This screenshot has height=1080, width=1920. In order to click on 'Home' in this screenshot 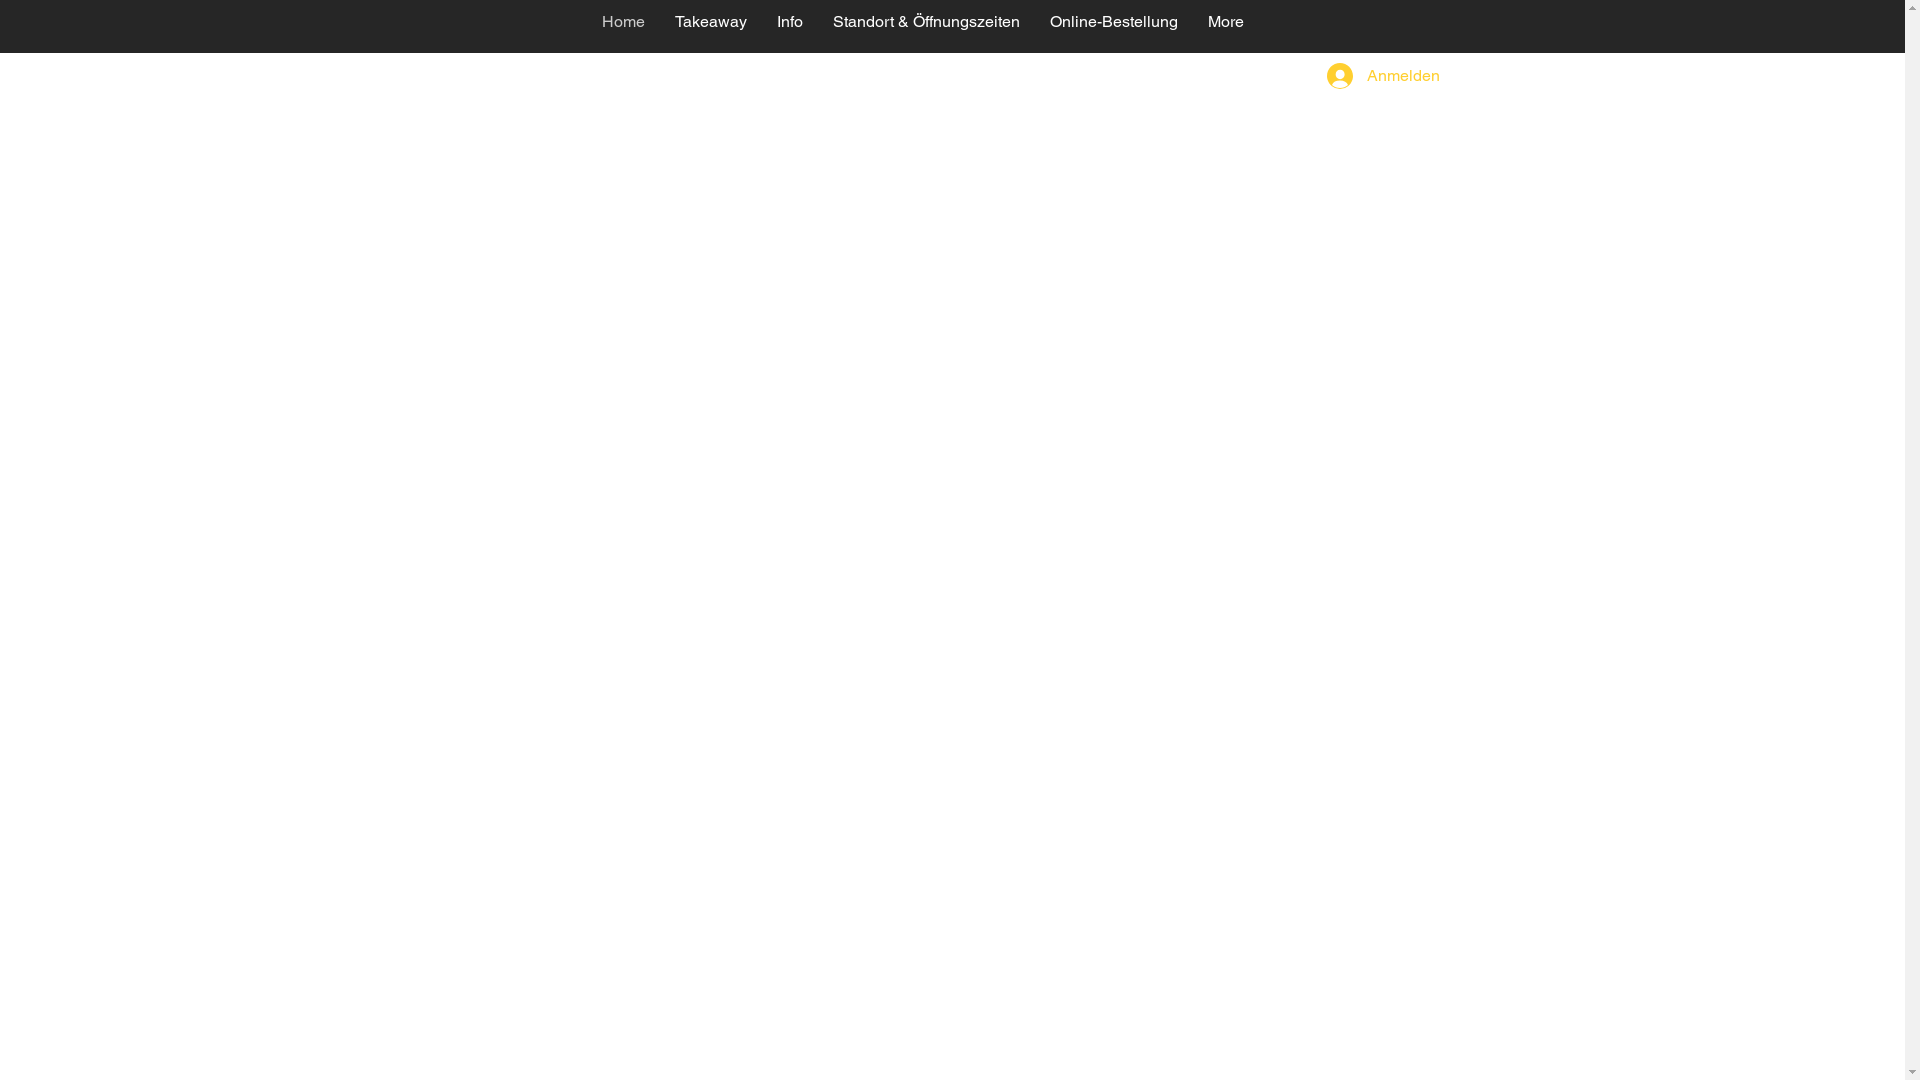, I will do `click(621, 25)`.